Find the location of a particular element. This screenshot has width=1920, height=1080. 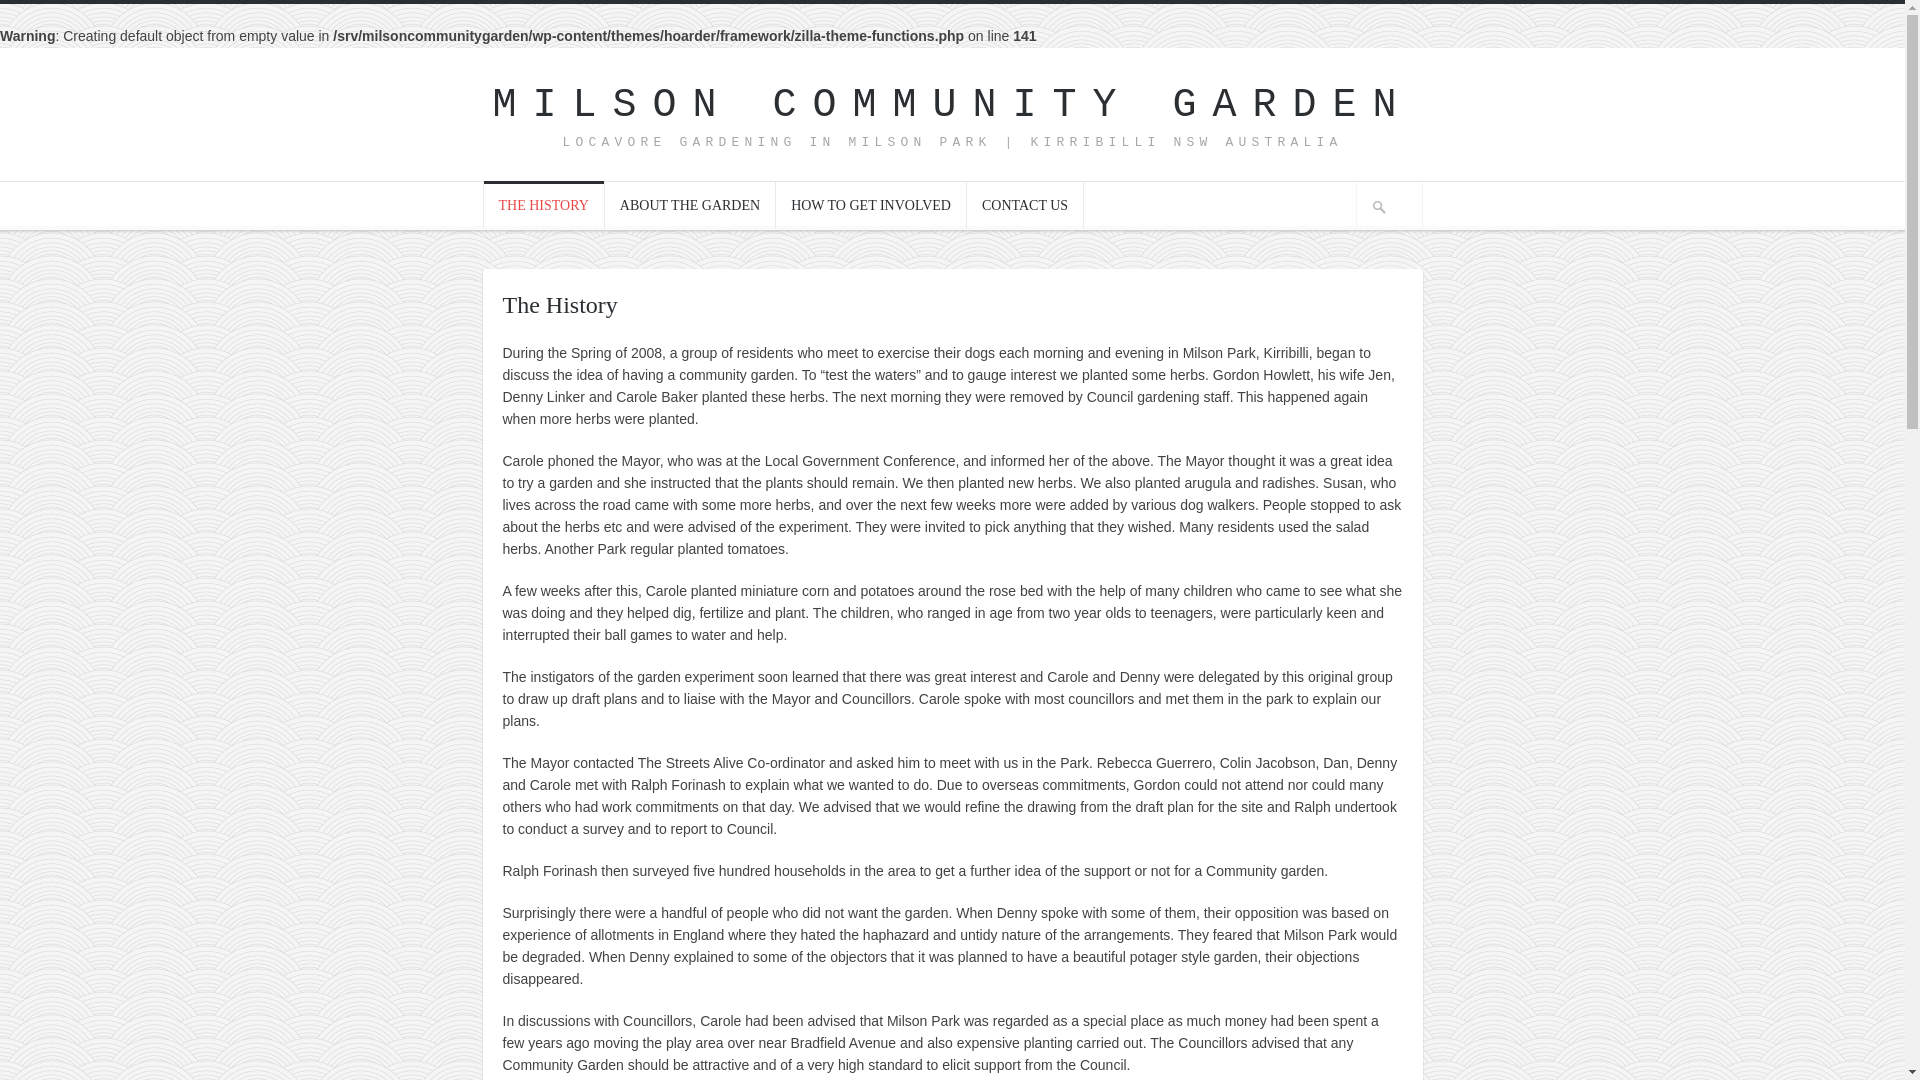

'ABOUT THE GARDEN' is located at coordinates (690, 204).